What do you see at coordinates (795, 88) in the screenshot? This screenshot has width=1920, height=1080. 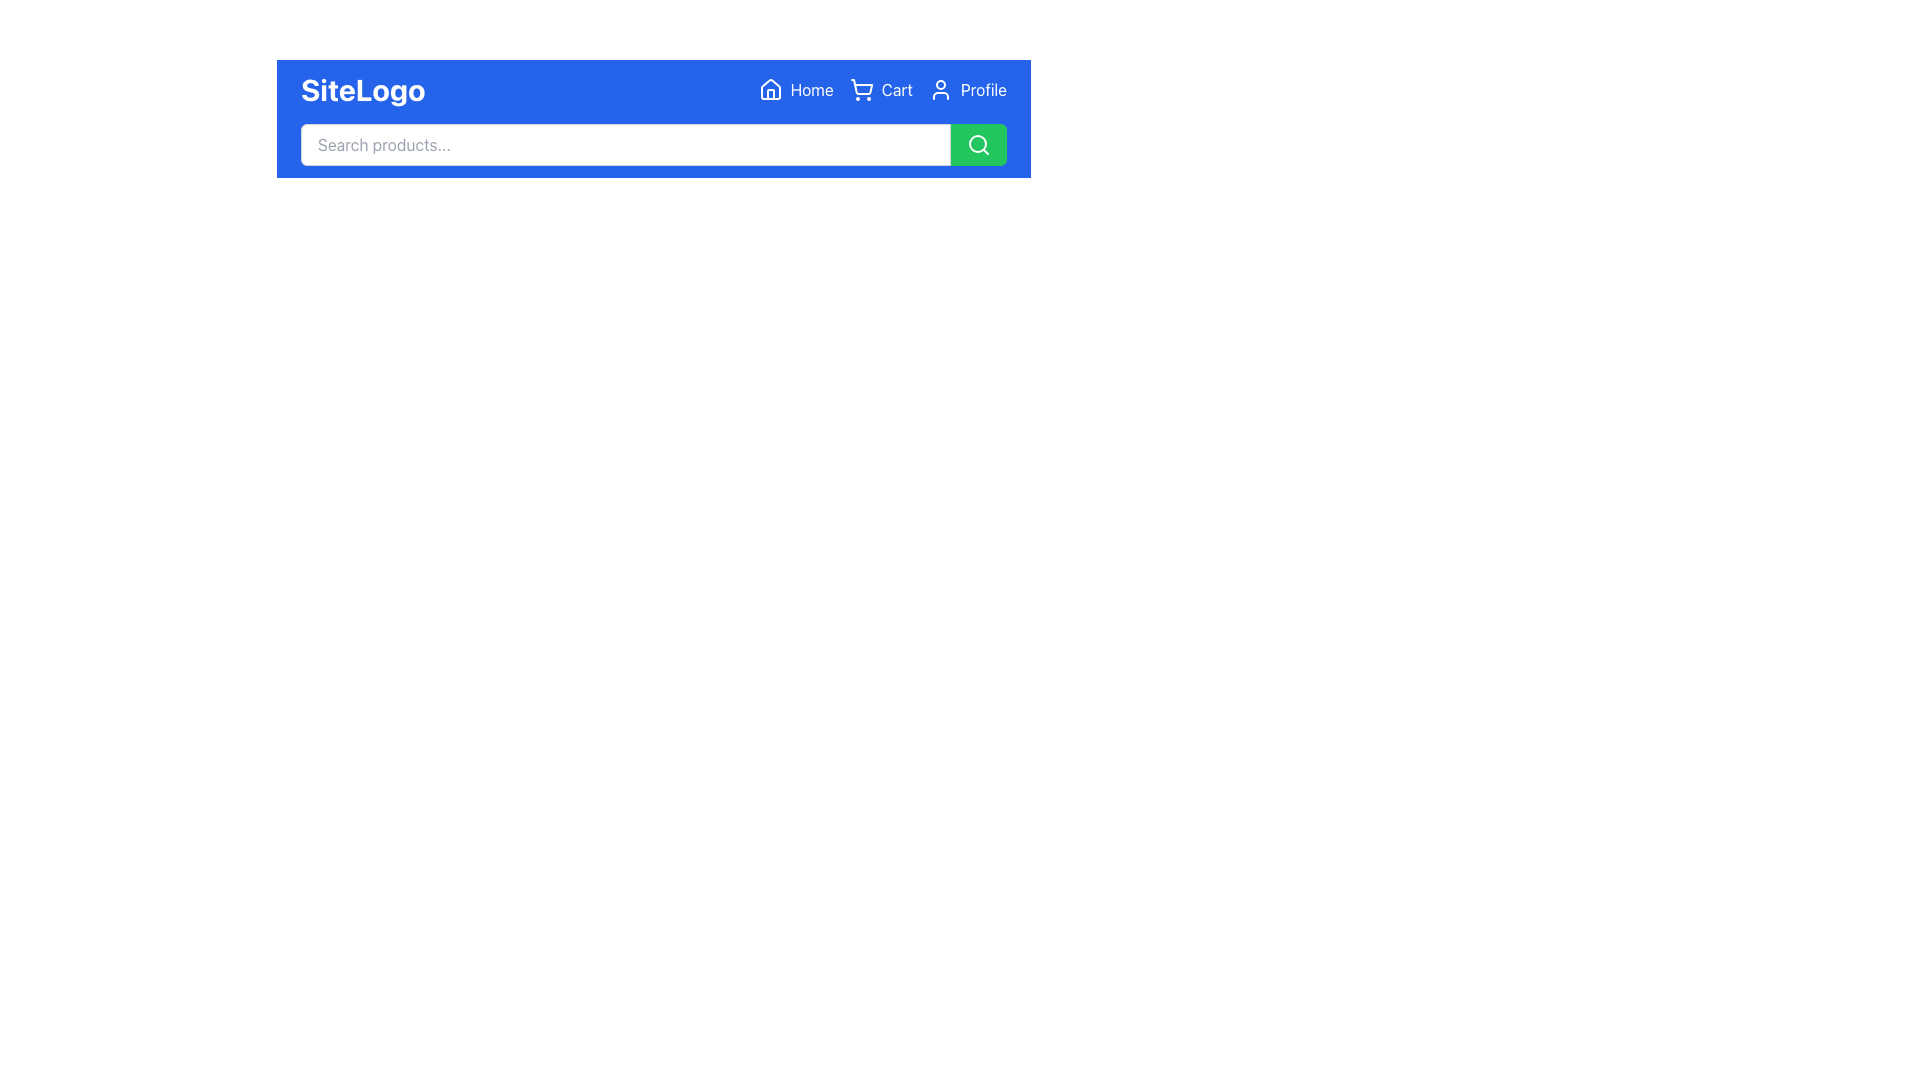 I see `the 'Home' button, which features a house-shaped icon and white text on a blue background, located at the top-right of the navigation bar` at bounding box center [795, 88].